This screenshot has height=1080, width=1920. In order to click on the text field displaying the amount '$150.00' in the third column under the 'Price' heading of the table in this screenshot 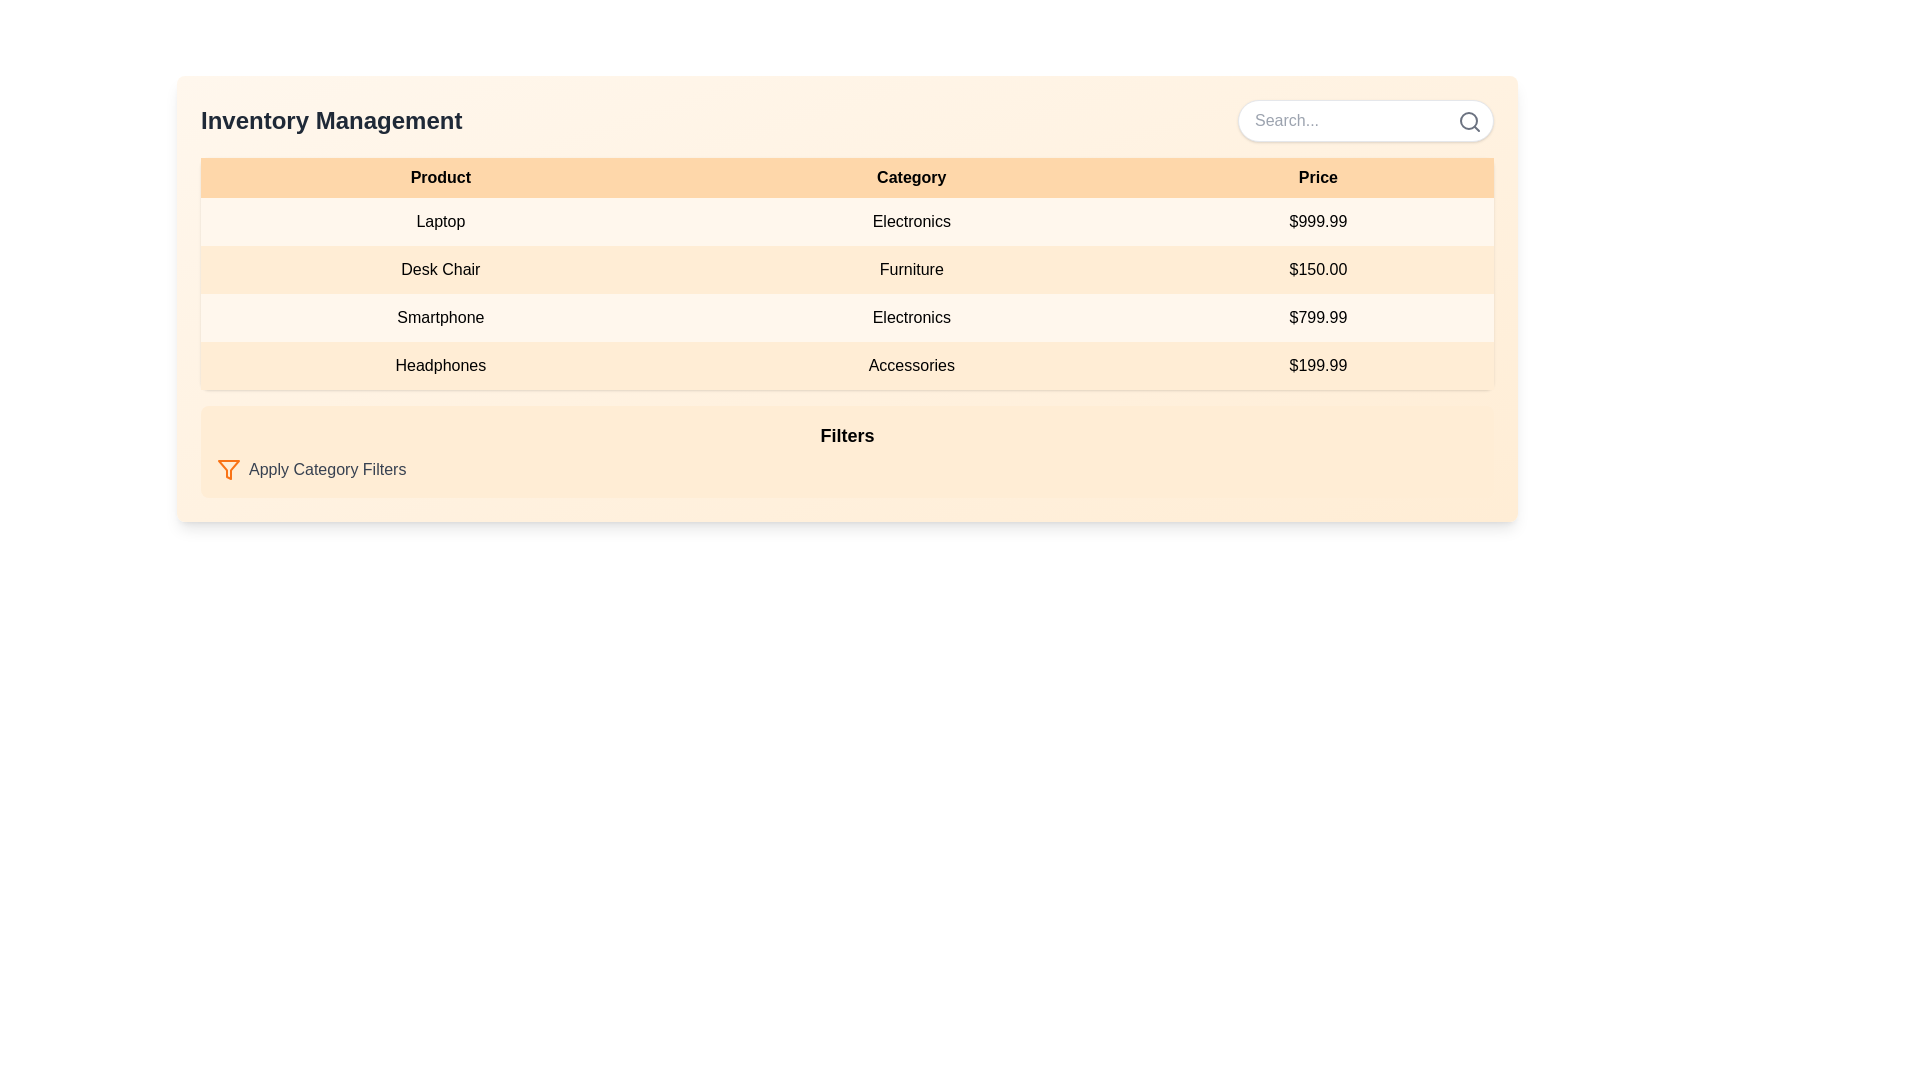, I will do `click(1318, 270)`.